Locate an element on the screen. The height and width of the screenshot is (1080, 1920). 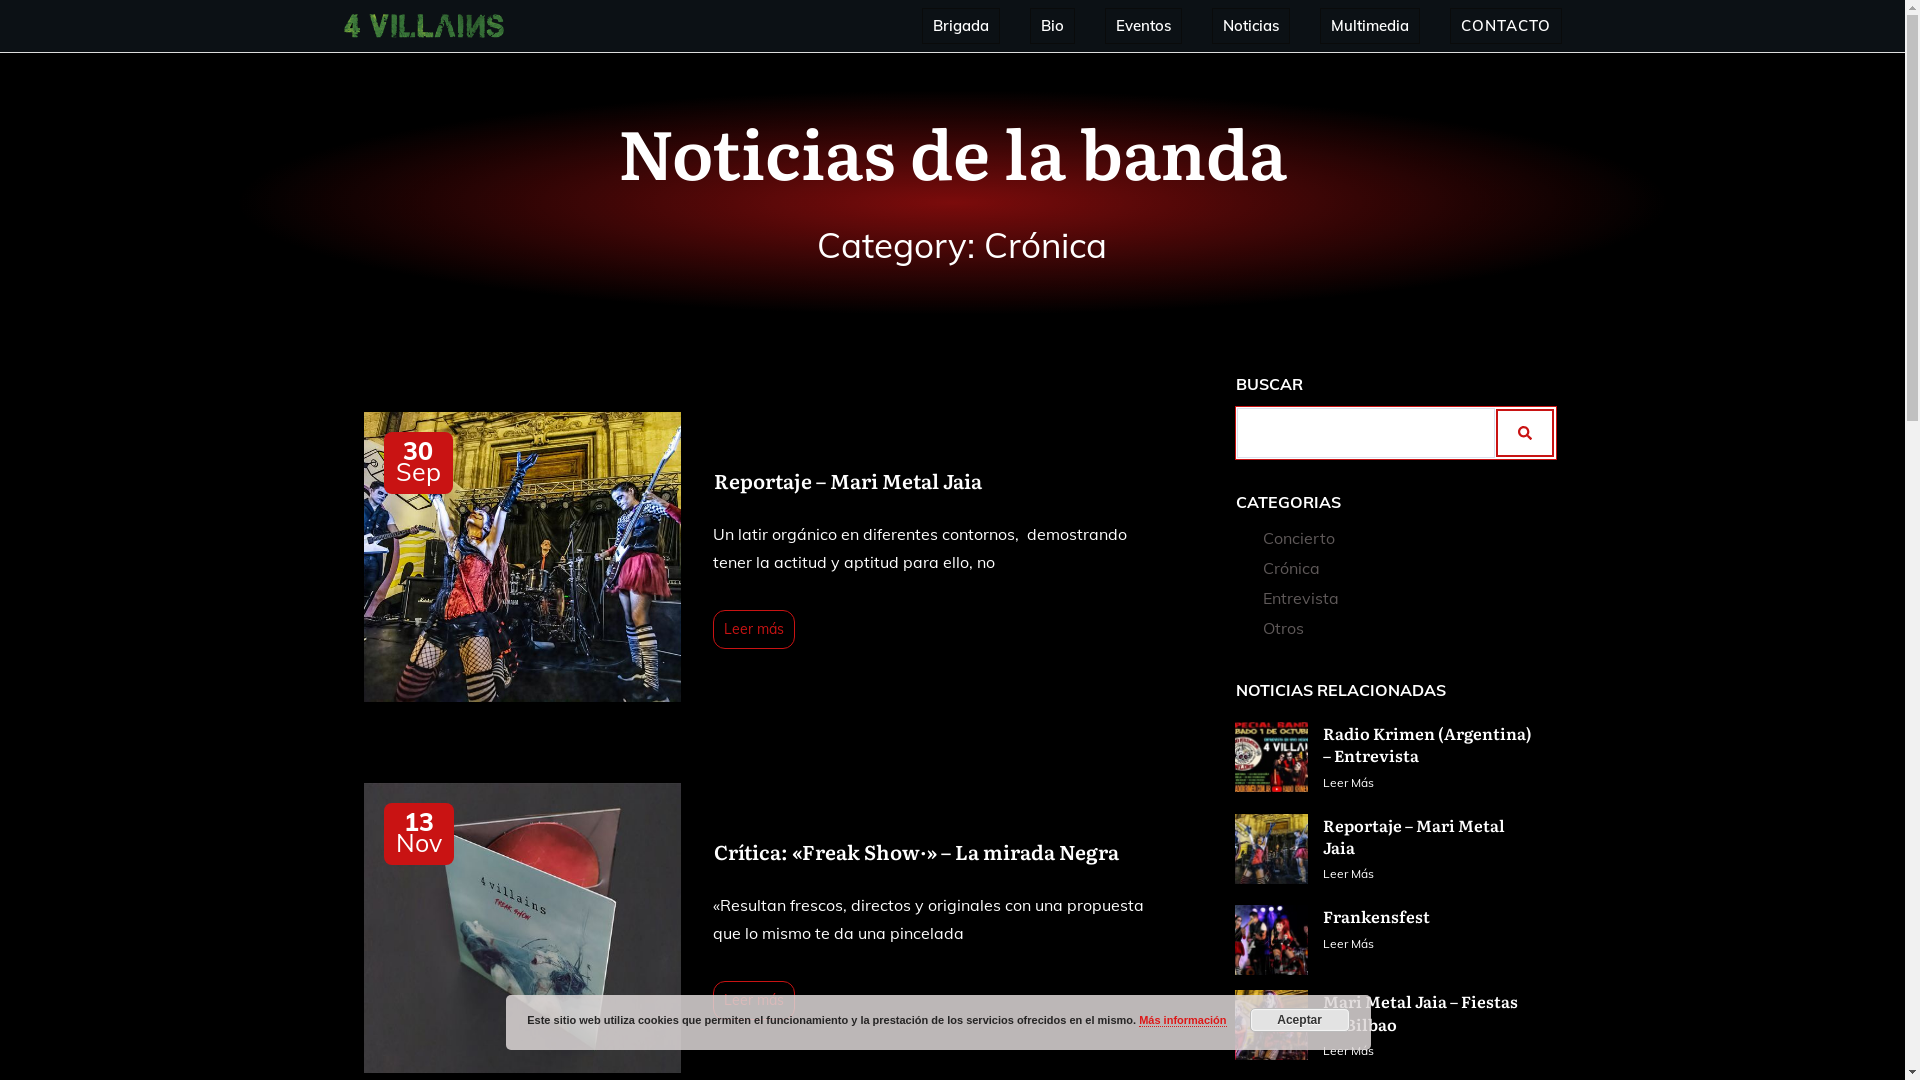
'Otros' is located at coordinates (1283, 627).